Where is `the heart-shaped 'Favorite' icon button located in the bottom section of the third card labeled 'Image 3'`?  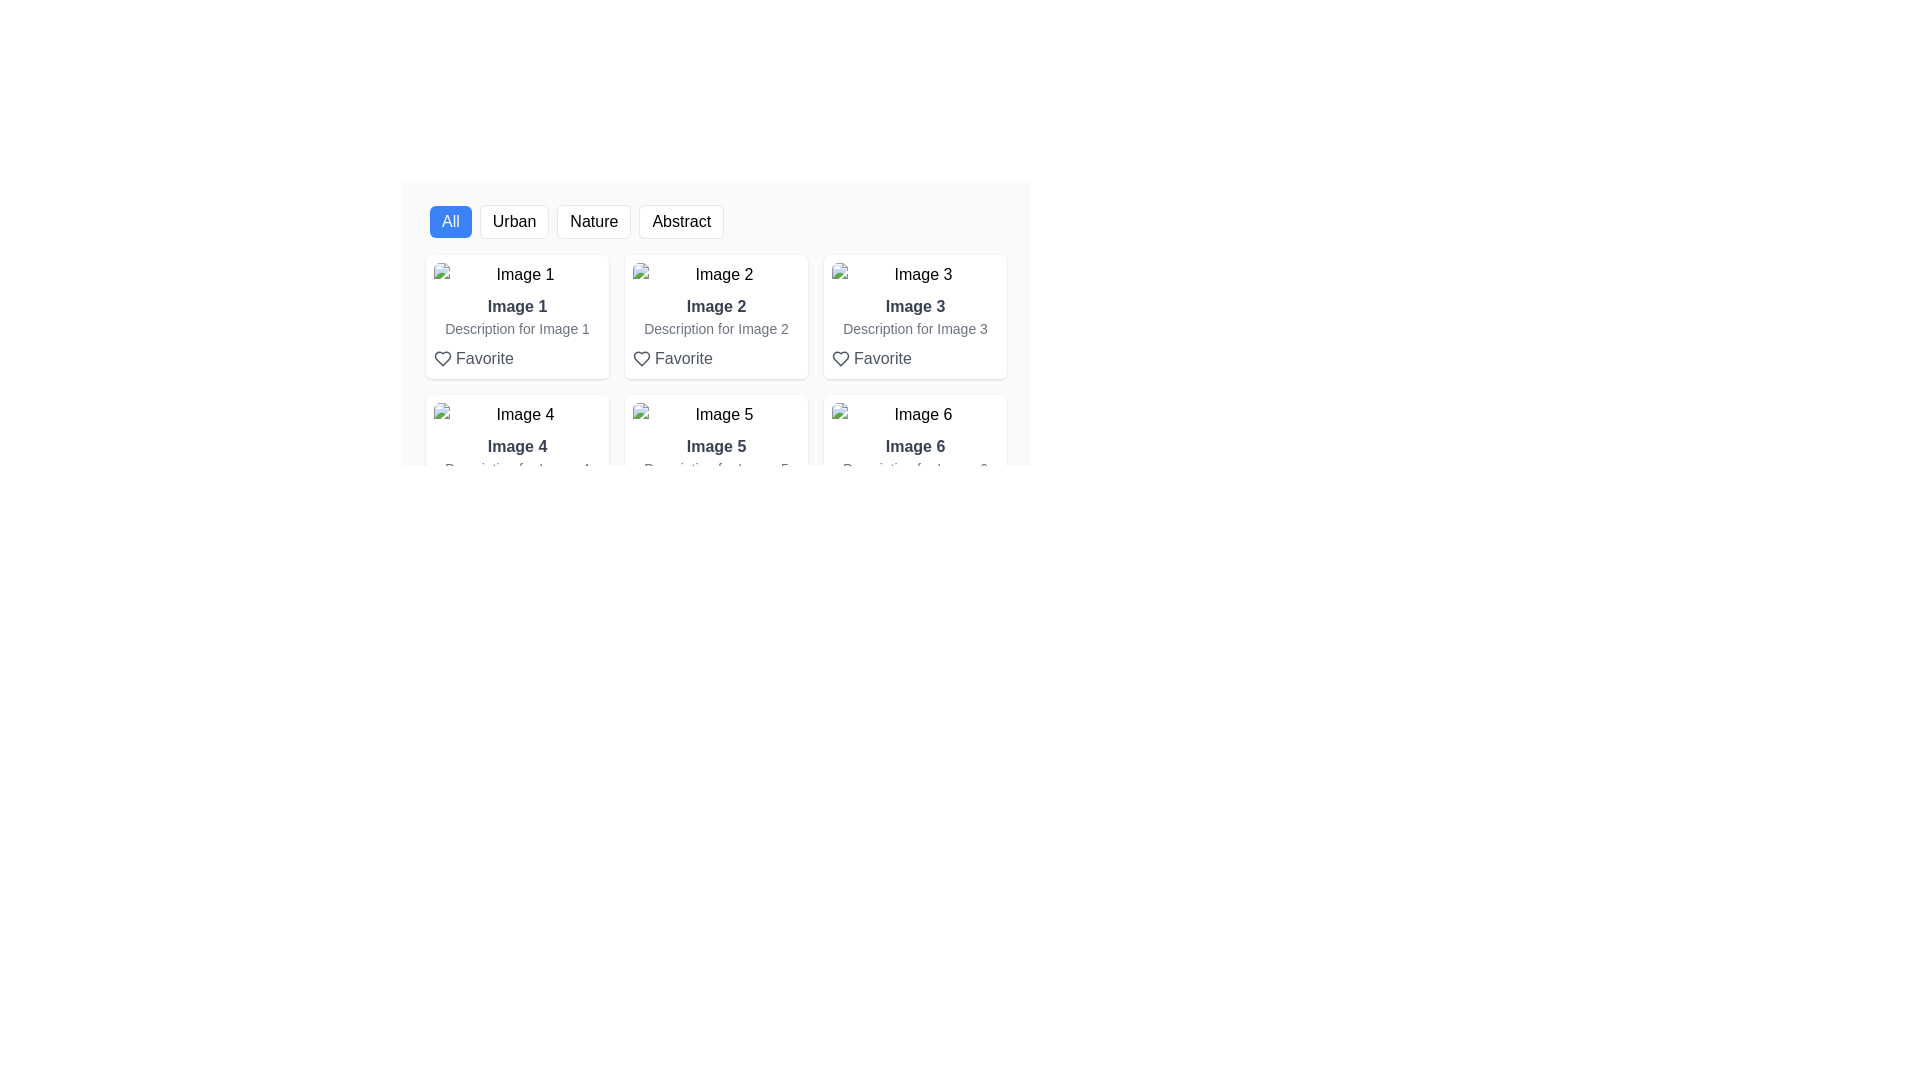 the heart-shaped 'Favorite' icon button located in the bottom section of the third card labeled 'Image 3' is located at coordinates (840, 357).